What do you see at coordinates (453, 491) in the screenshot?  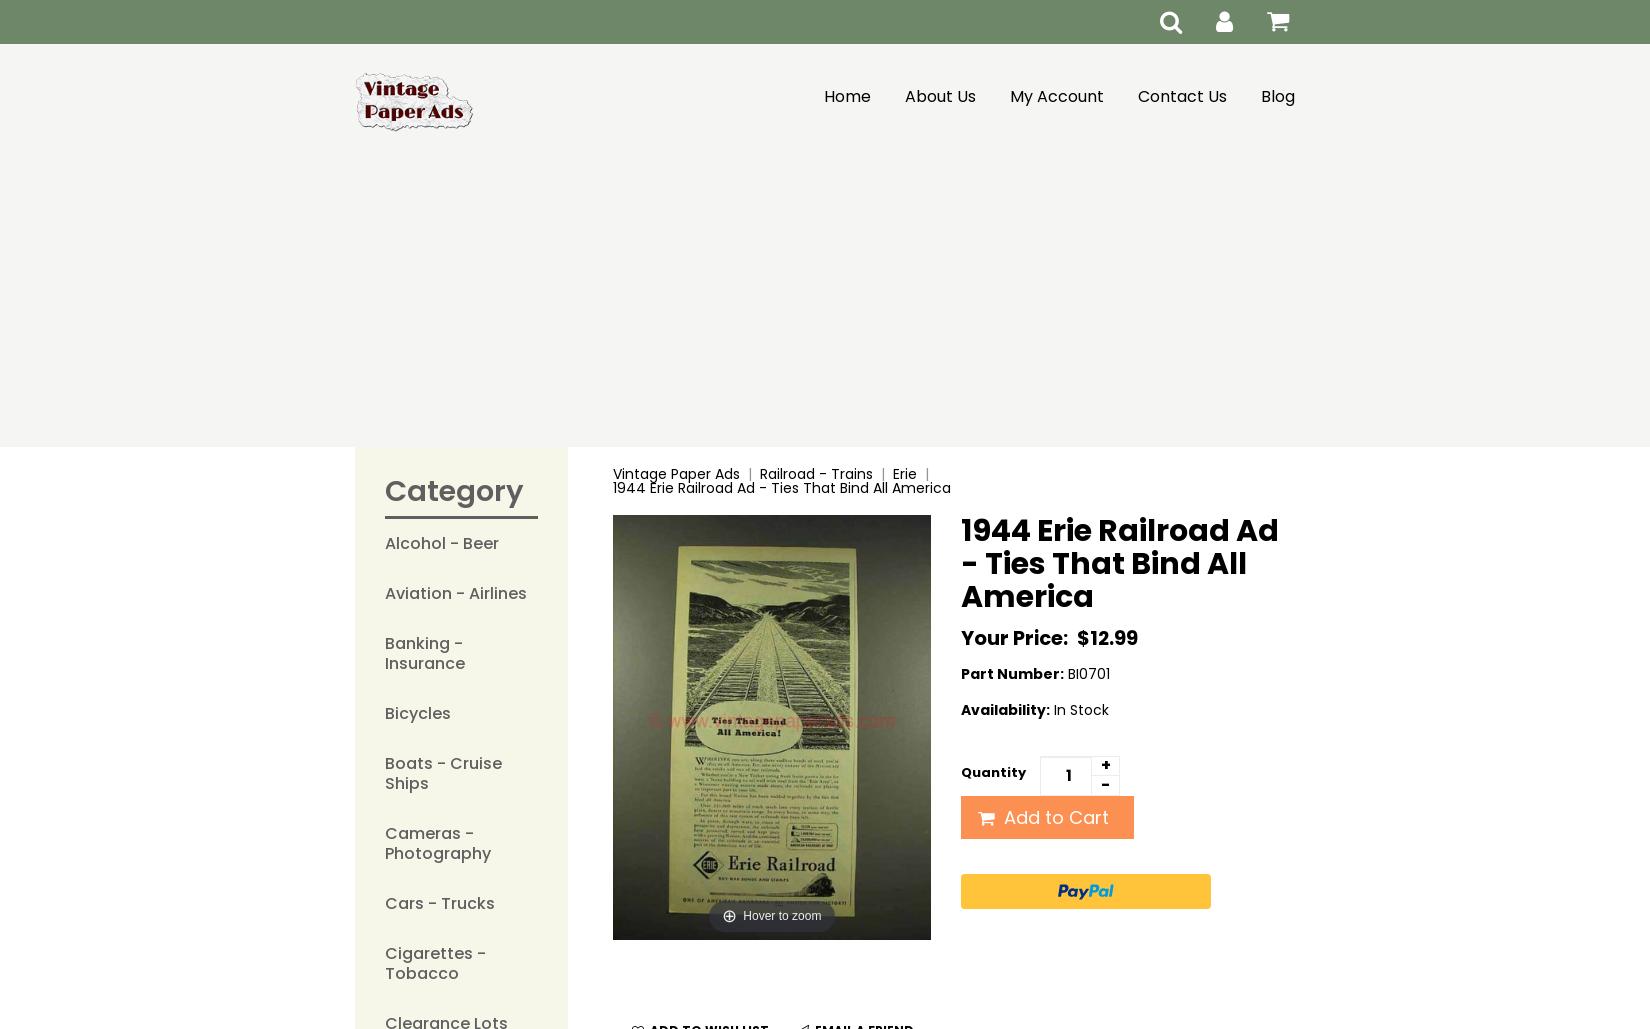 I see `'Category'` at bounding box center [453, 491].